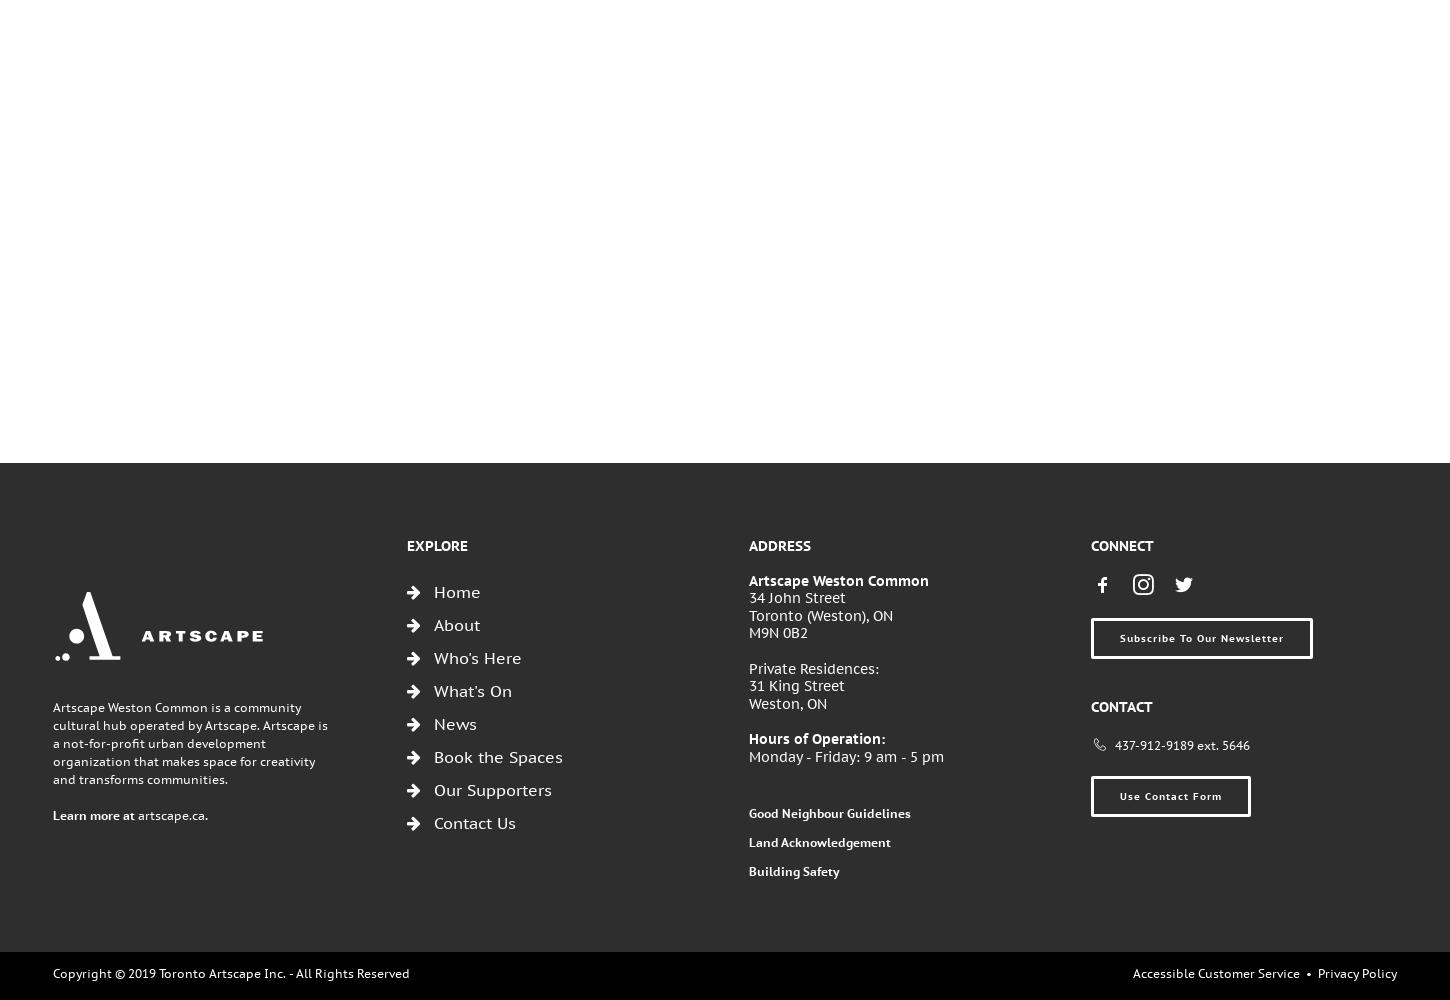  What do you see at coordinates (189, 742) in the screenshot?
I see `'Artscape Weston Common is a community cultural hub operated by Artscape. Artscape is a not-for-profit urban development organization that makes space for creativity and transforms communities.'` at bounding box center [189, 742].